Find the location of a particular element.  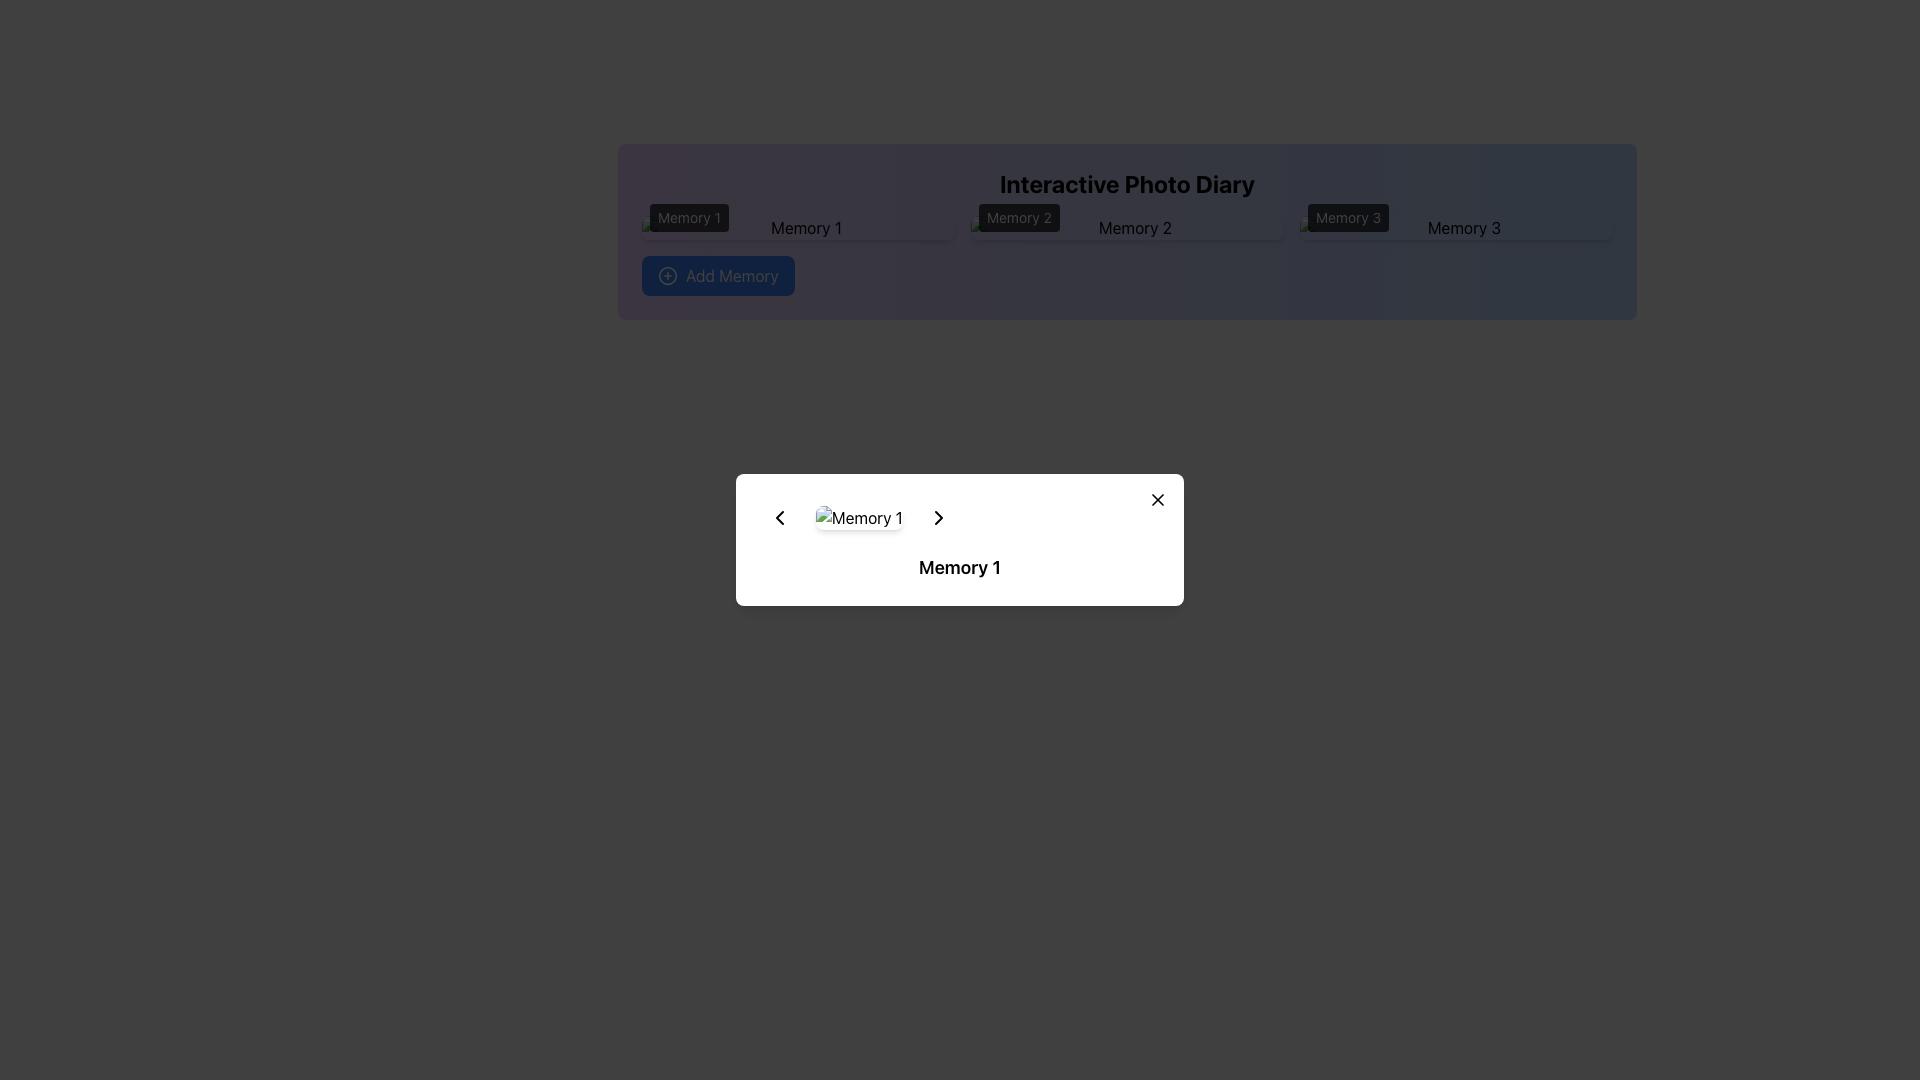

the button used is located at coordinates (718, 276).